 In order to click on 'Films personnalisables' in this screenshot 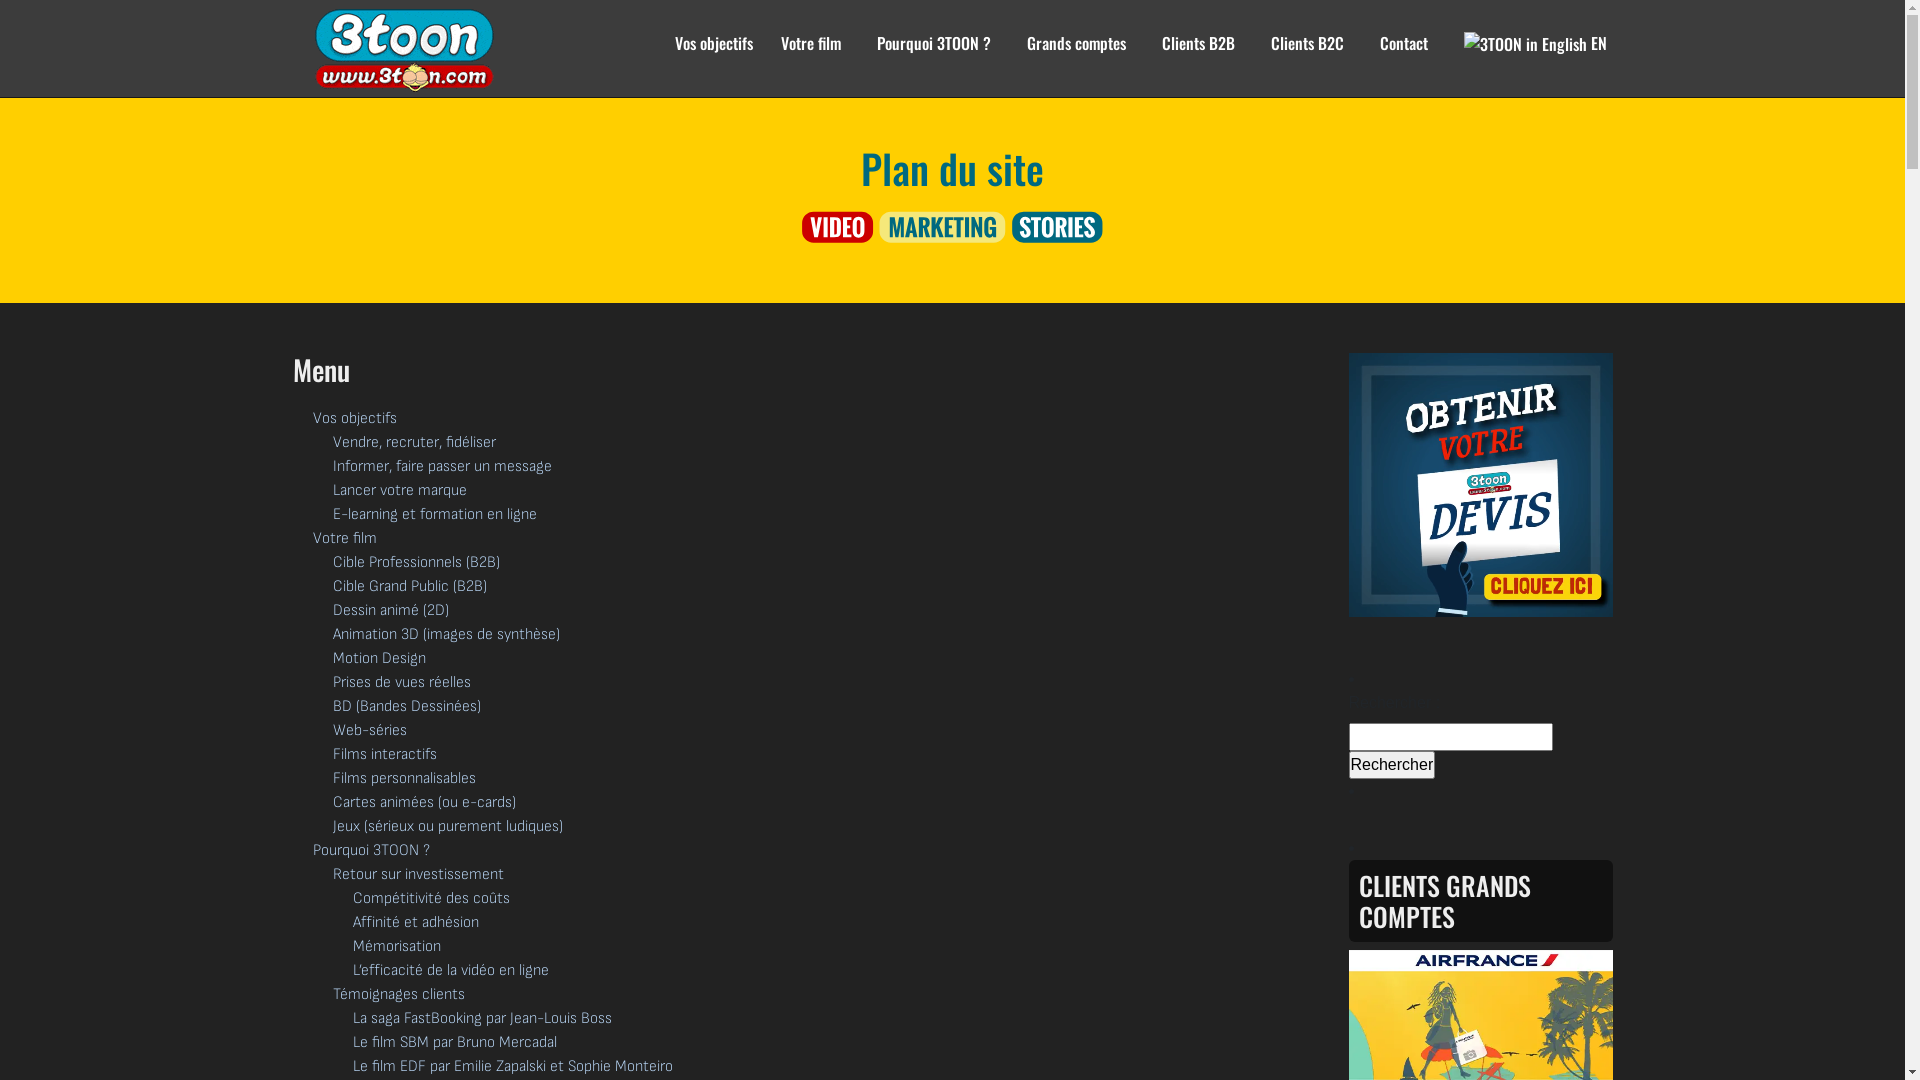, I will do `click(331, 777)`.